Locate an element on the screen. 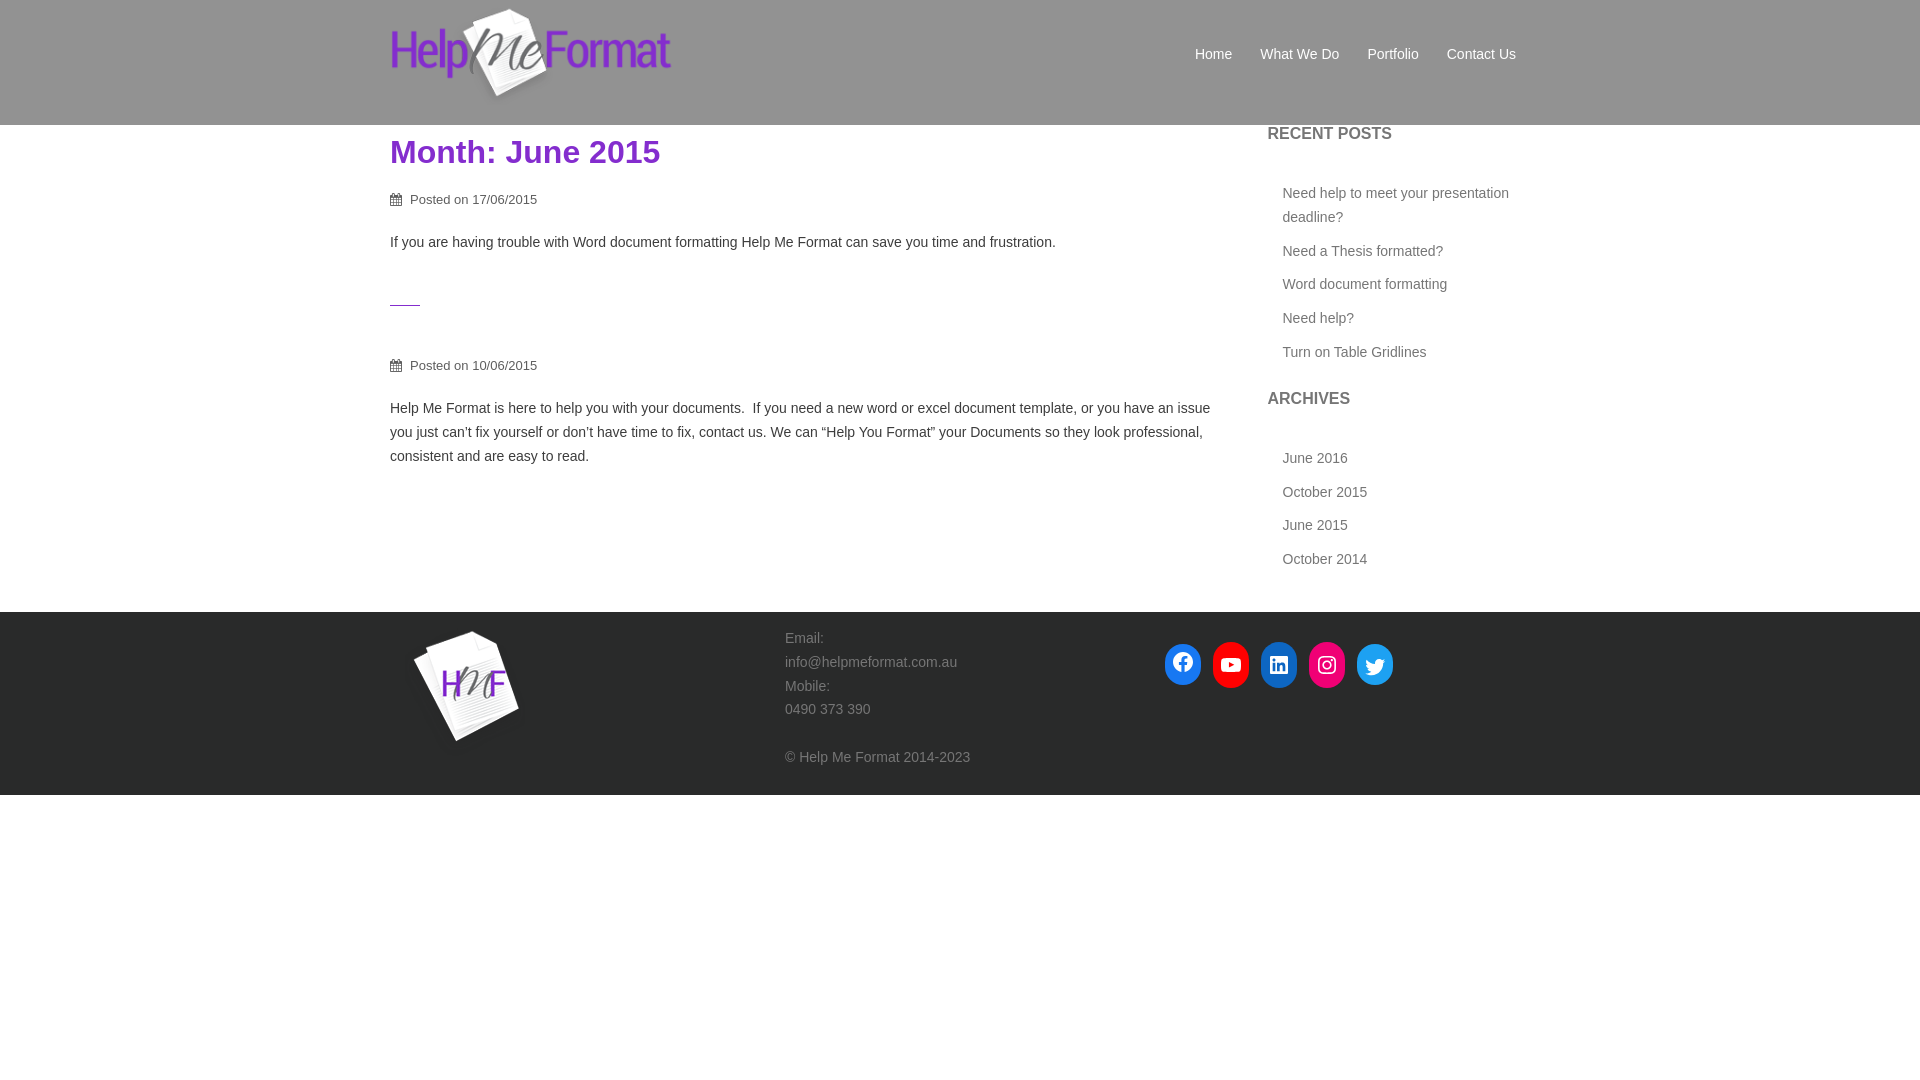  'June 2015' is located at coordinates (1281, 523).